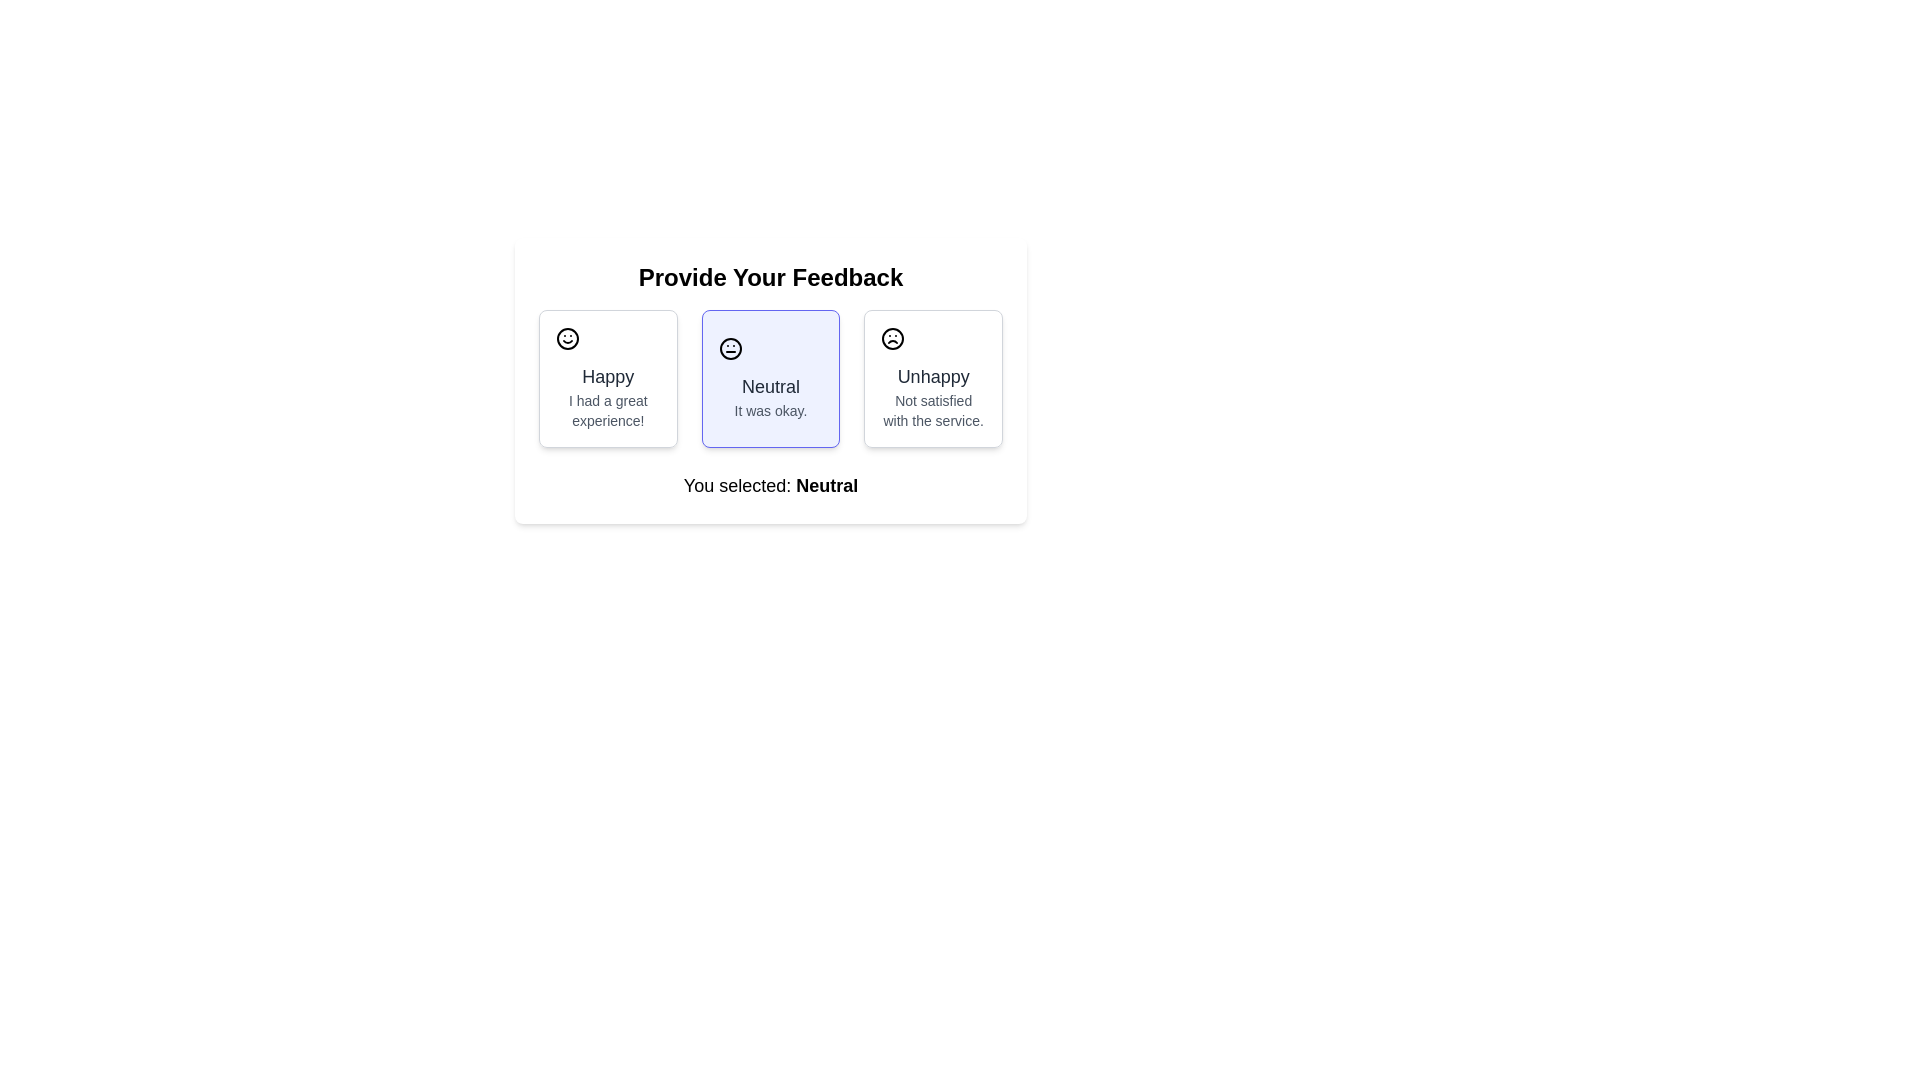 The image size is (1920, 1080). What do you see at coordinates (729, 347) in the screenshot?
I see `the circular icon representing a neutral expression, which is located within the 'Neutral' feedback option beneath the 'Provide Your Feedback' heading` at bounding box center [729, 347].